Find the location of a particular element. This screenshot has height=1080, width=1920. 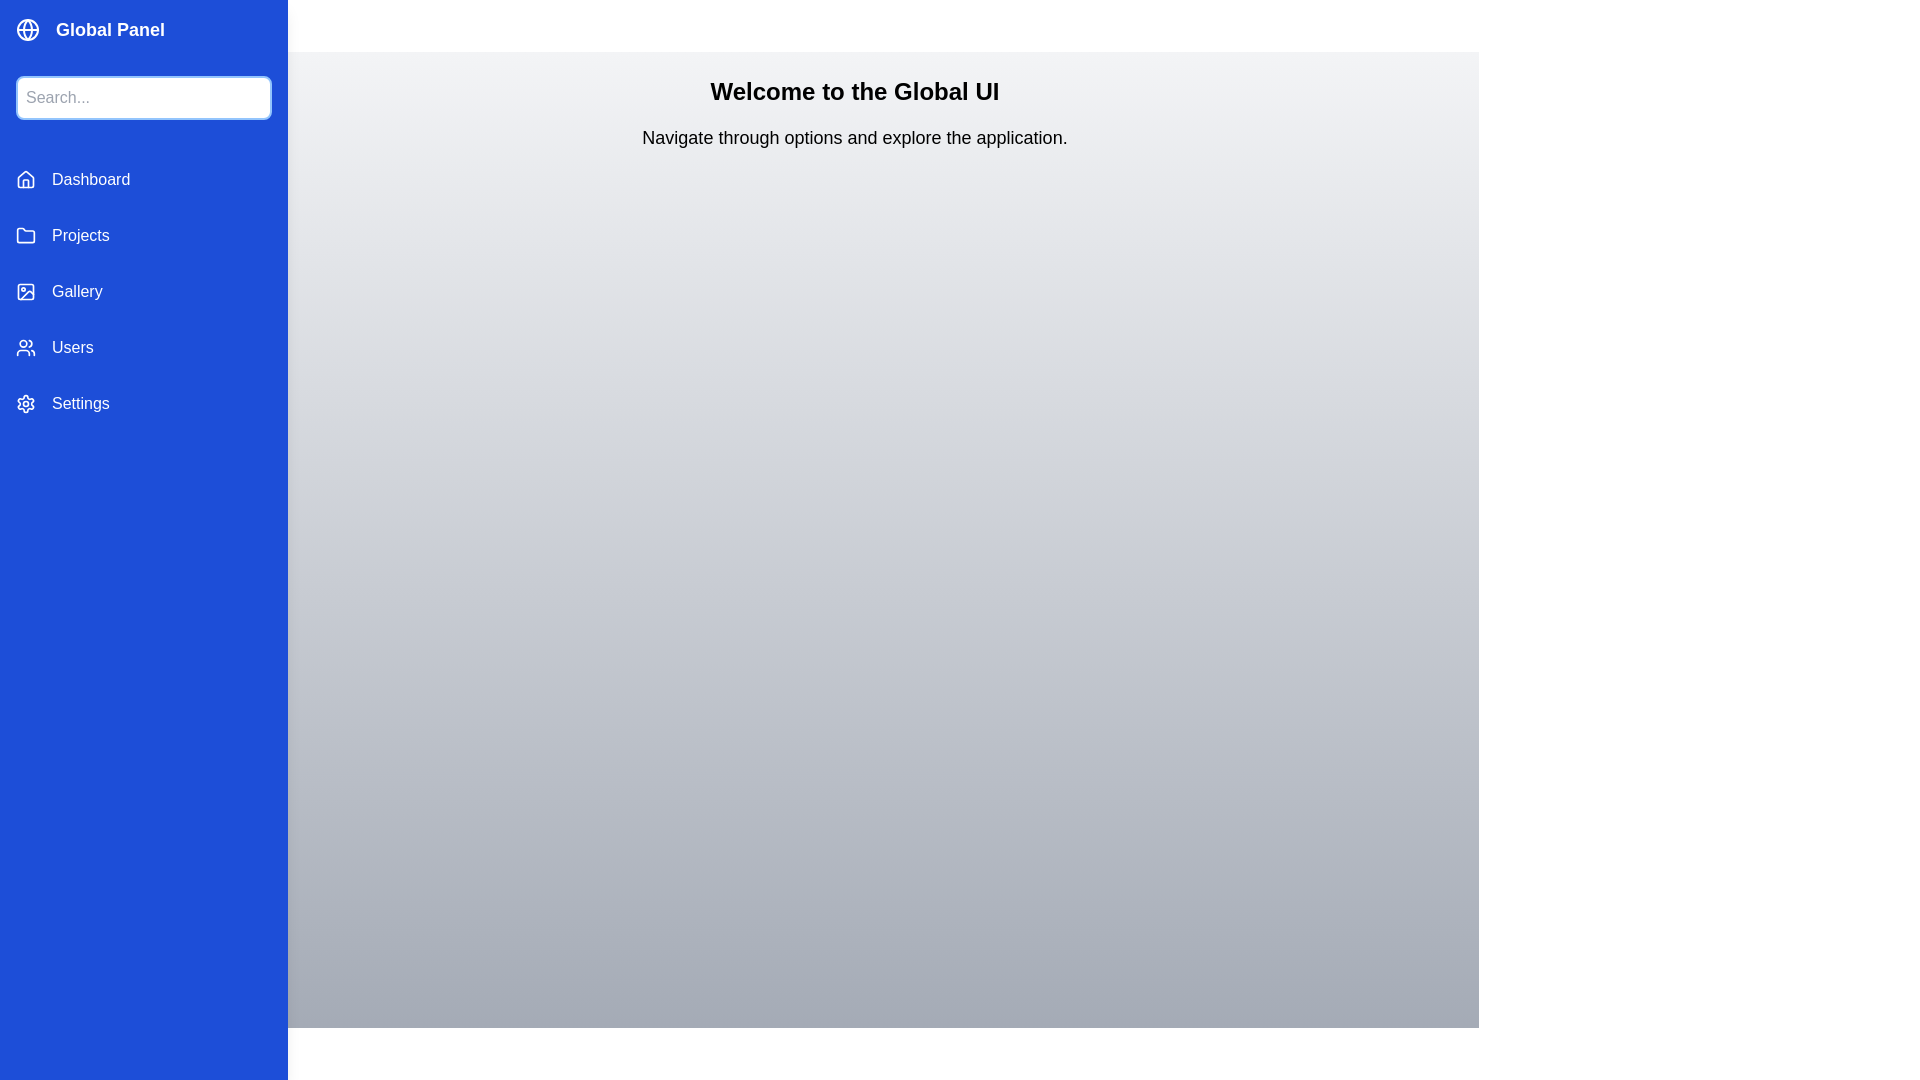

the navigation item labeled Dashboard to switch to its corresponding view is located at coordinates (143, 180).